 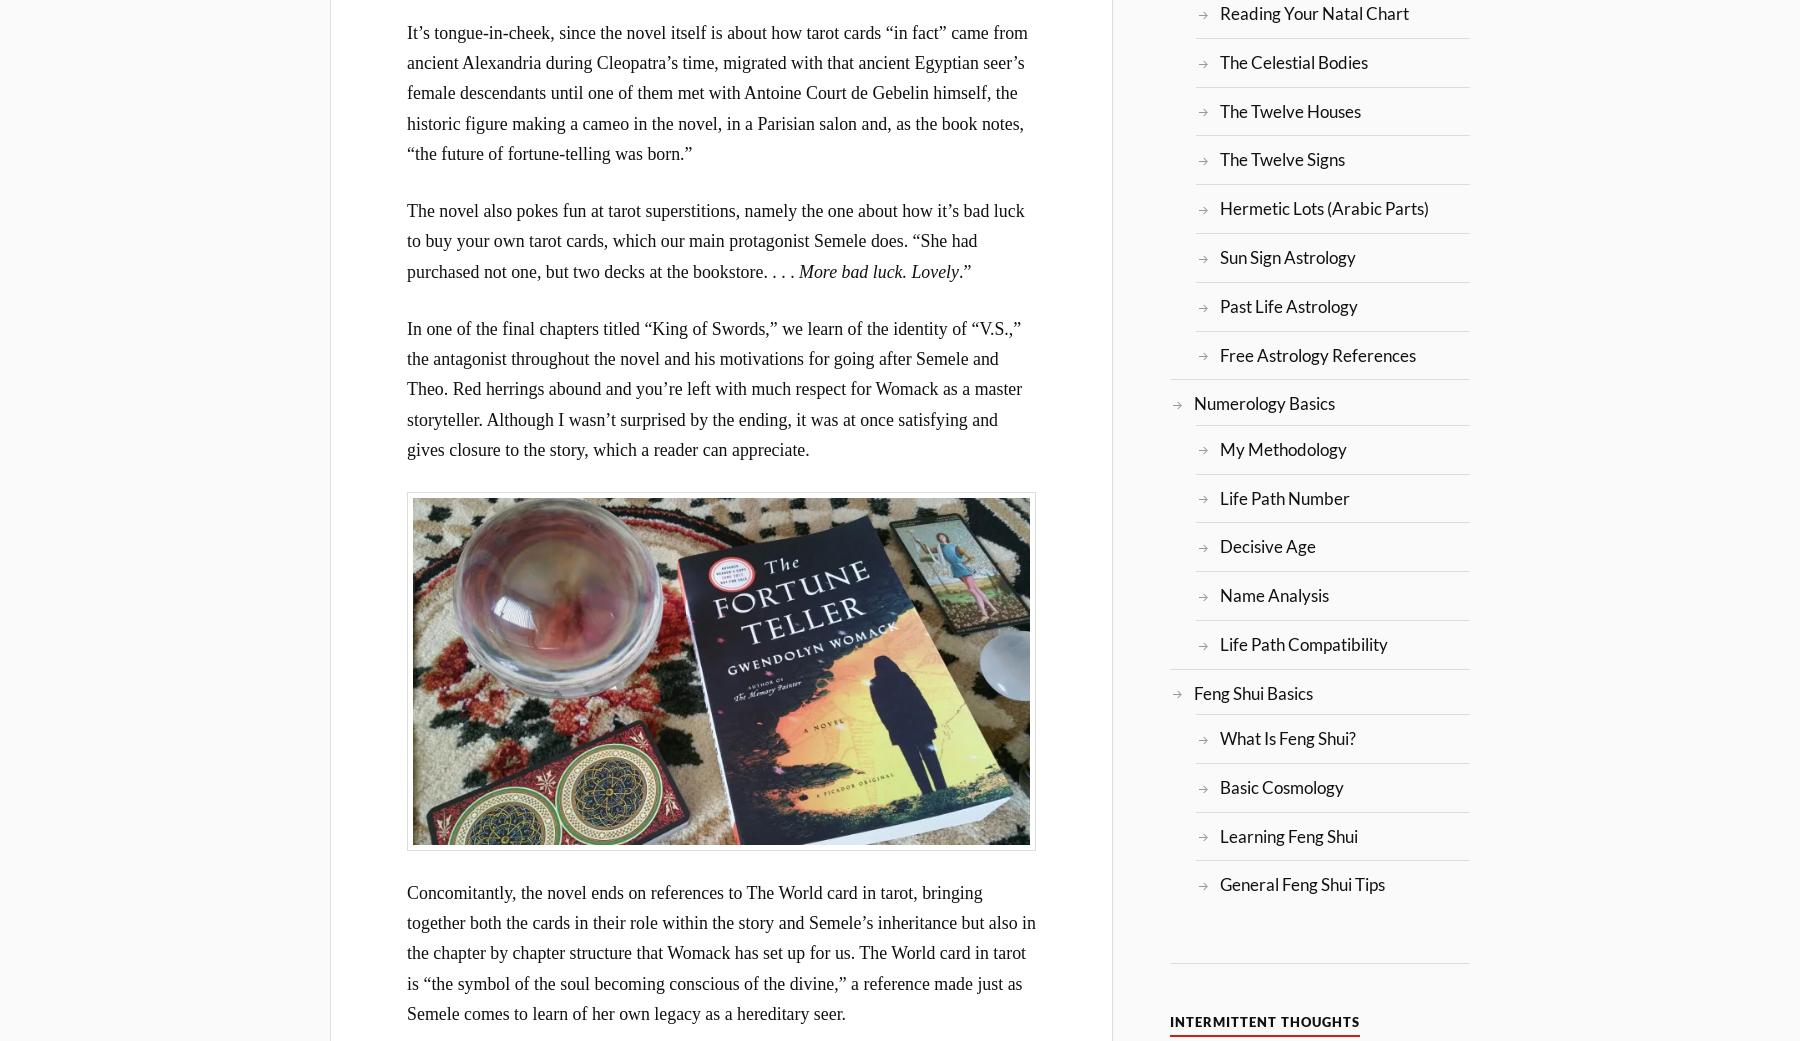 I want to click on 'The Celestial Bodies', so click(x=1292, y=60).